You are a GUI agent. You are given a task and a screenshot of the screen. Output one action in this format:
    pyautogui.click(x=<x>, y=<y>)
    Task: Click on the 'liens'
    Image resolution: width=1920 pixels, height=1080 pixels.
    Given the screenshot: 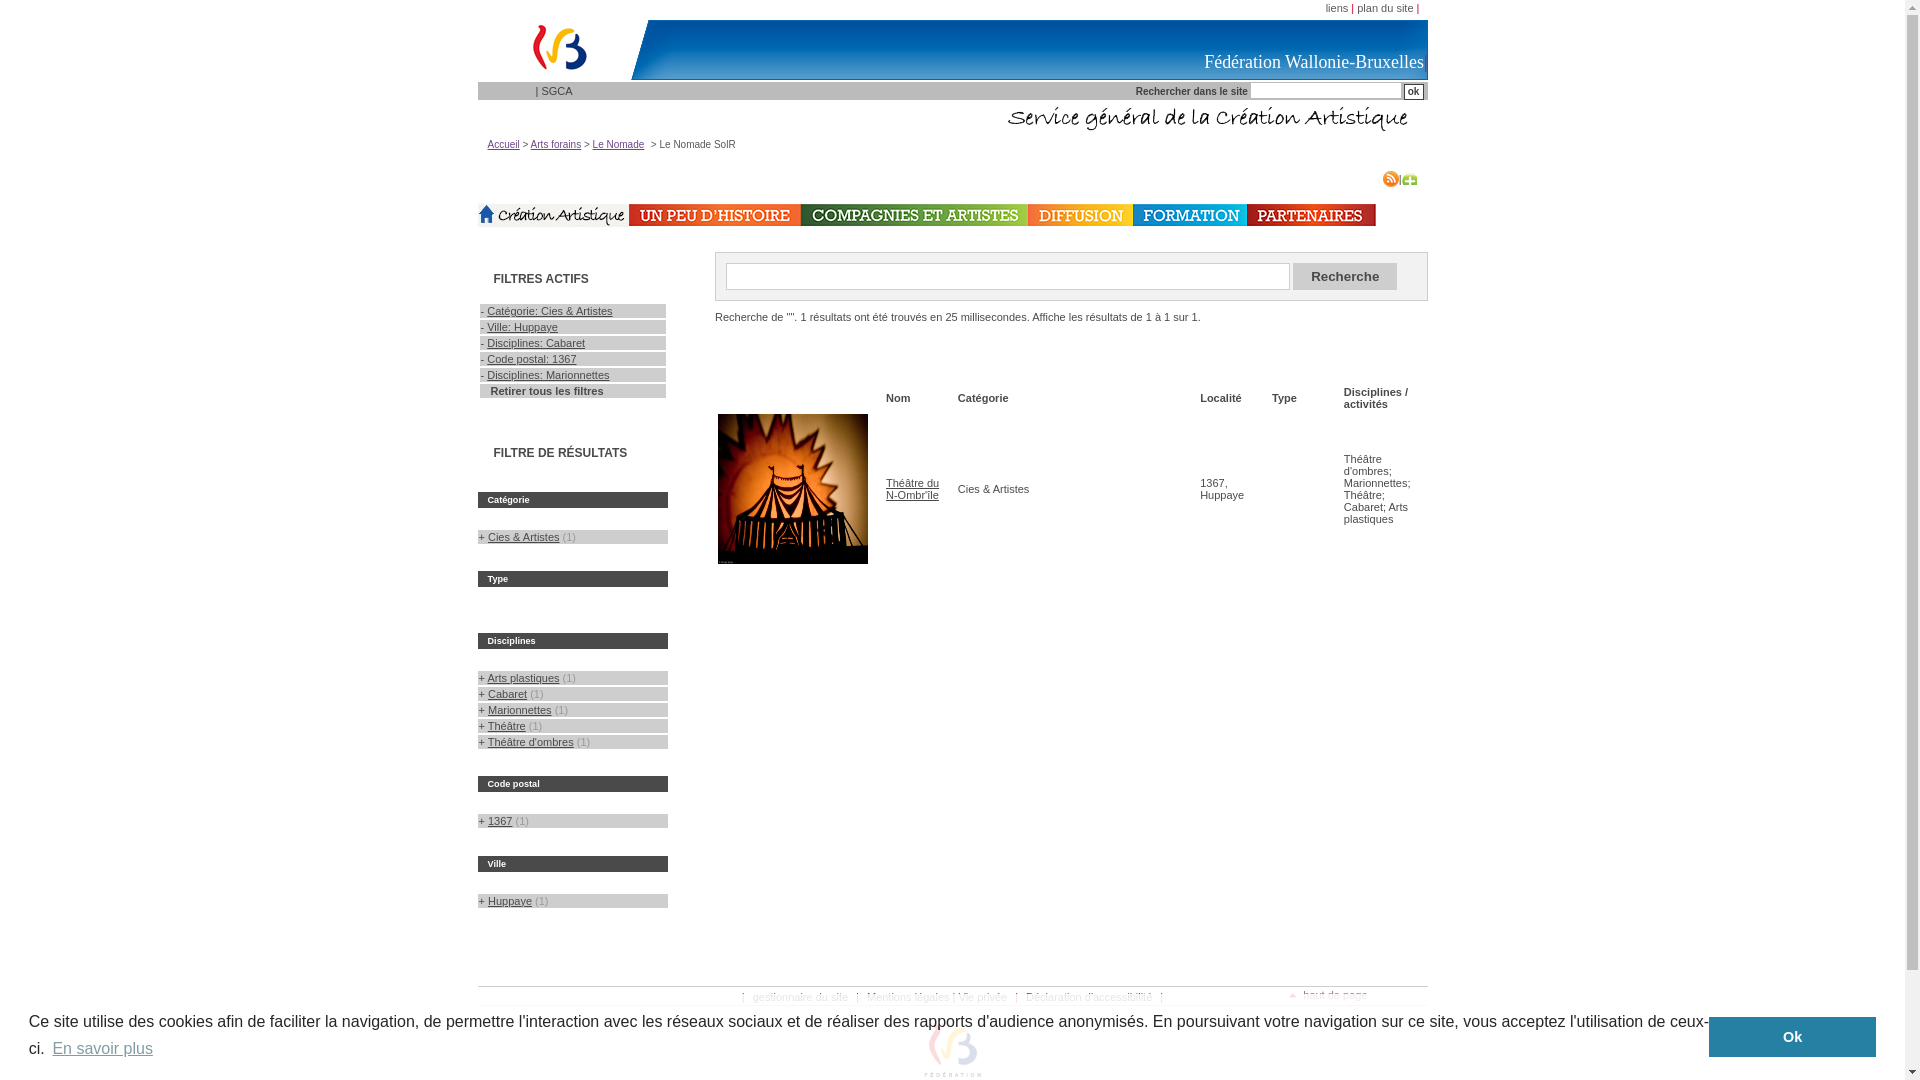 What is the action you would take?
    pyautogui.click(x=1337, y=7)
    